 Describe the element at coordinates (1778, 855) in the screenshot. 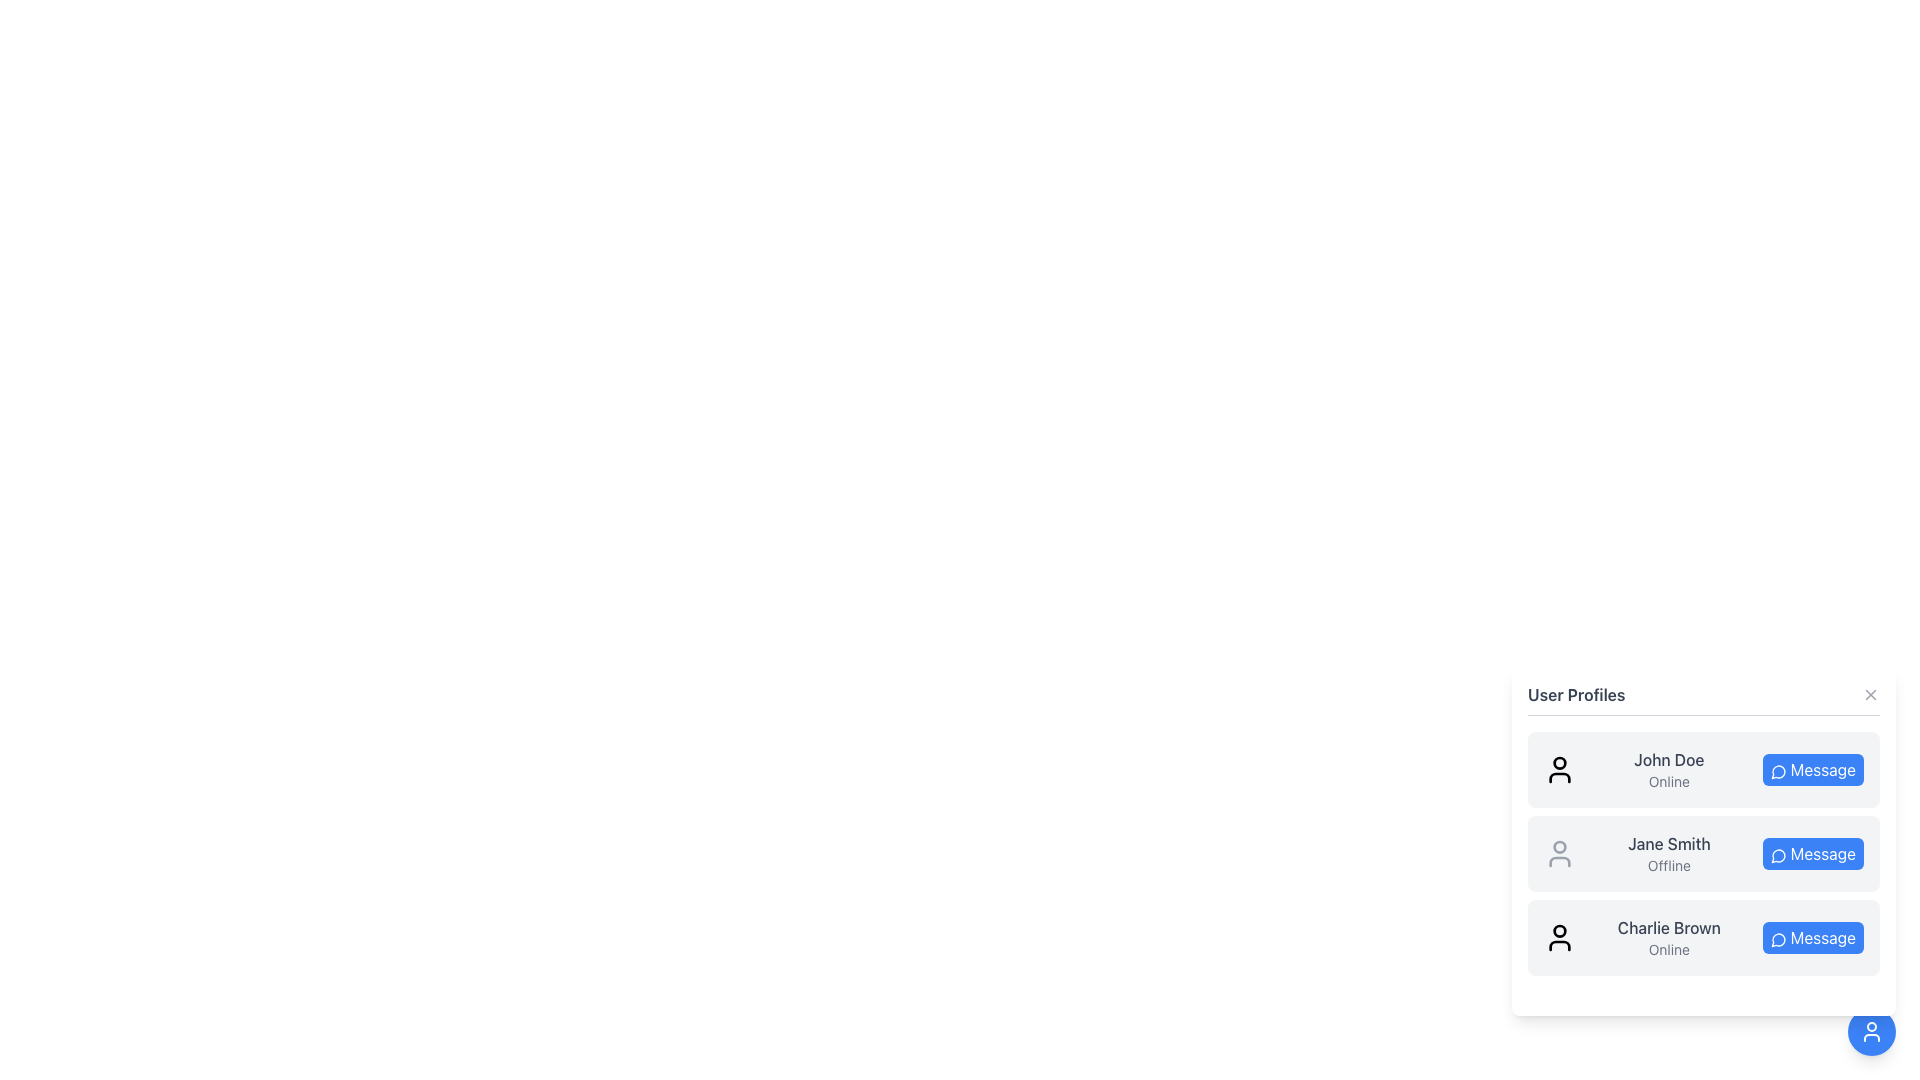

I see `the speech bubble icon within the 'Message' button located next to the 'Jane Smith' user profile in the 'User Profiles' section` at that location.